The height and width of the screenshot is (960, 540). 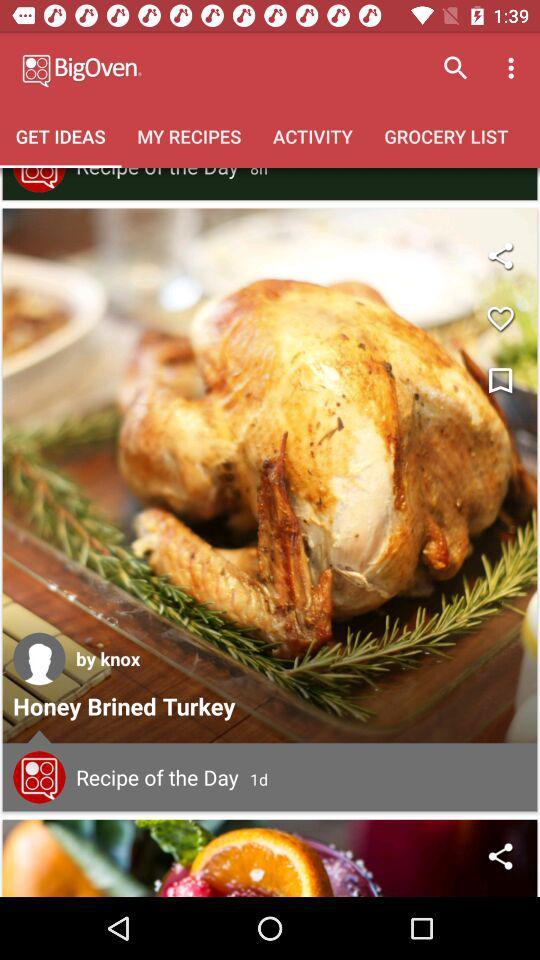 I want to click on next receipt, so click(x=270, y=857).